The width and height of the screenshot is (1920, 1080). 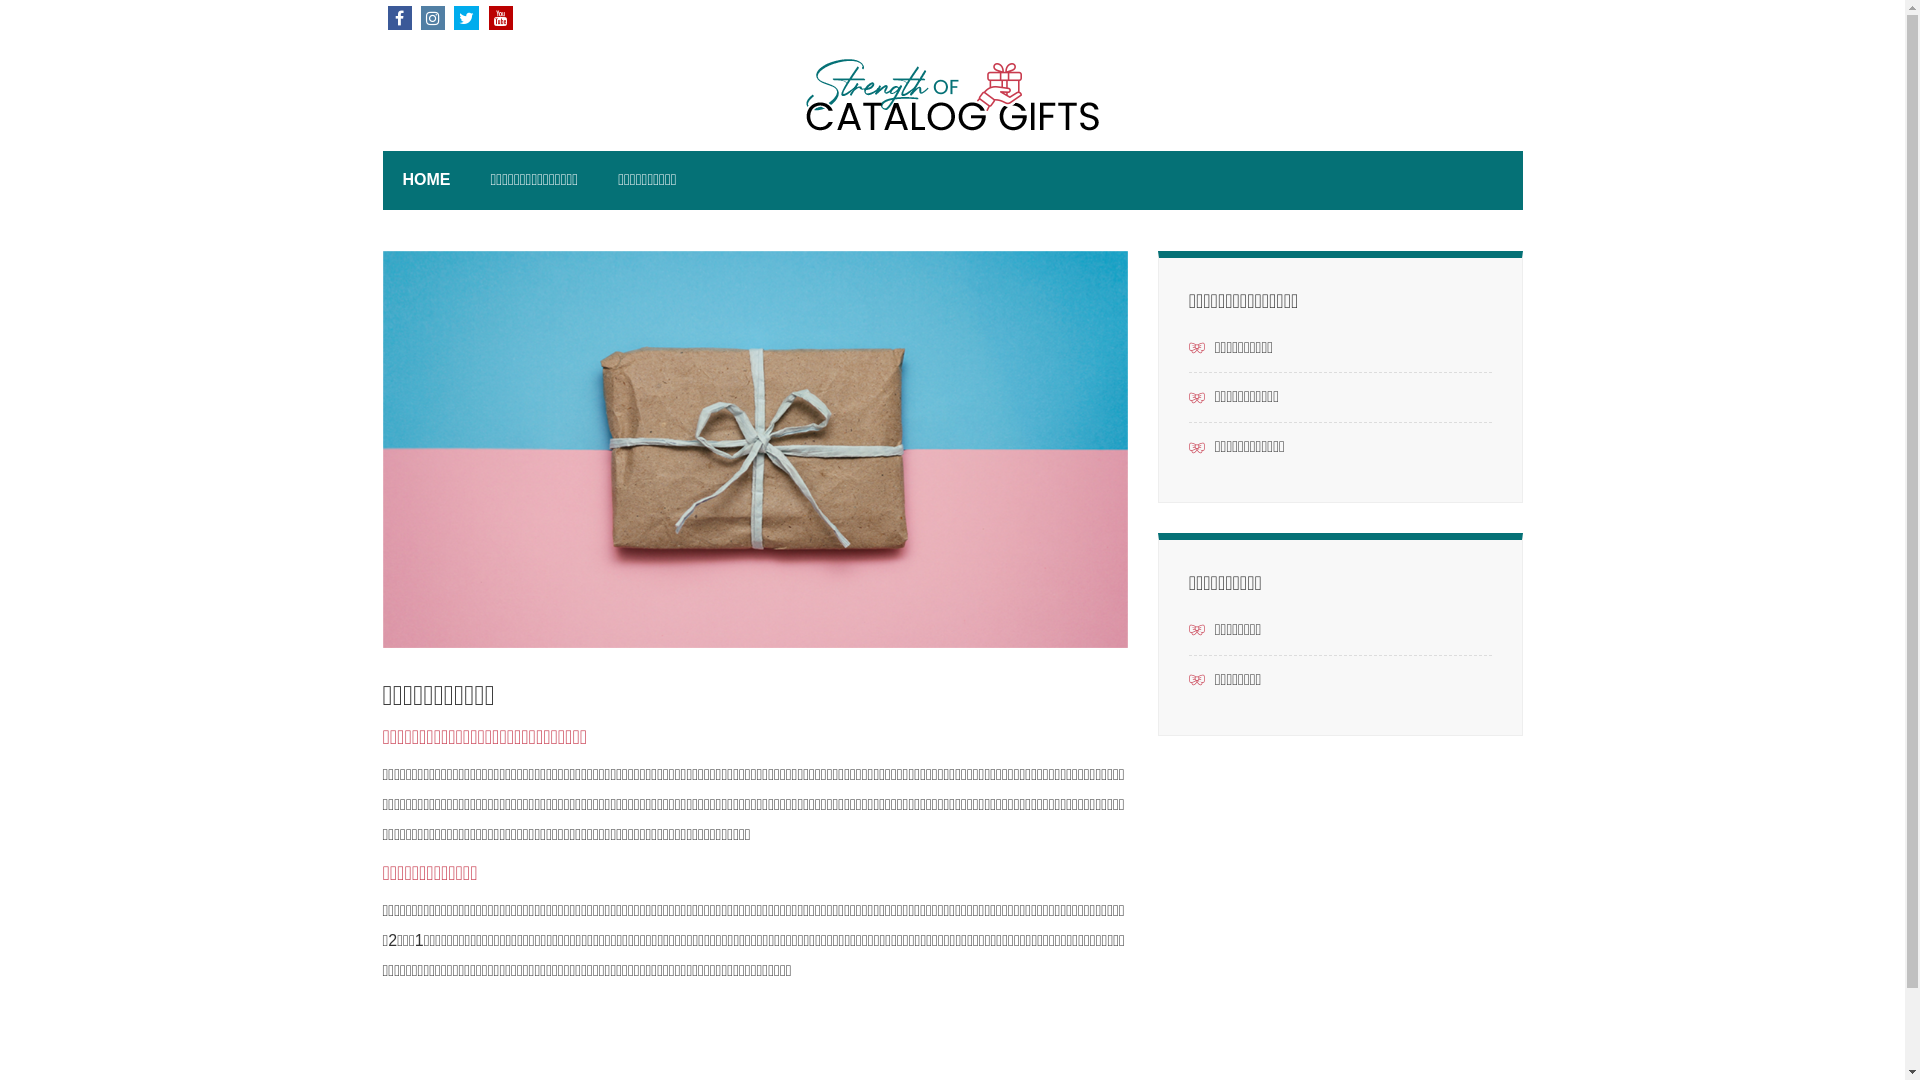 I want to click on 'TWITTER', so click(x=453, y=18).